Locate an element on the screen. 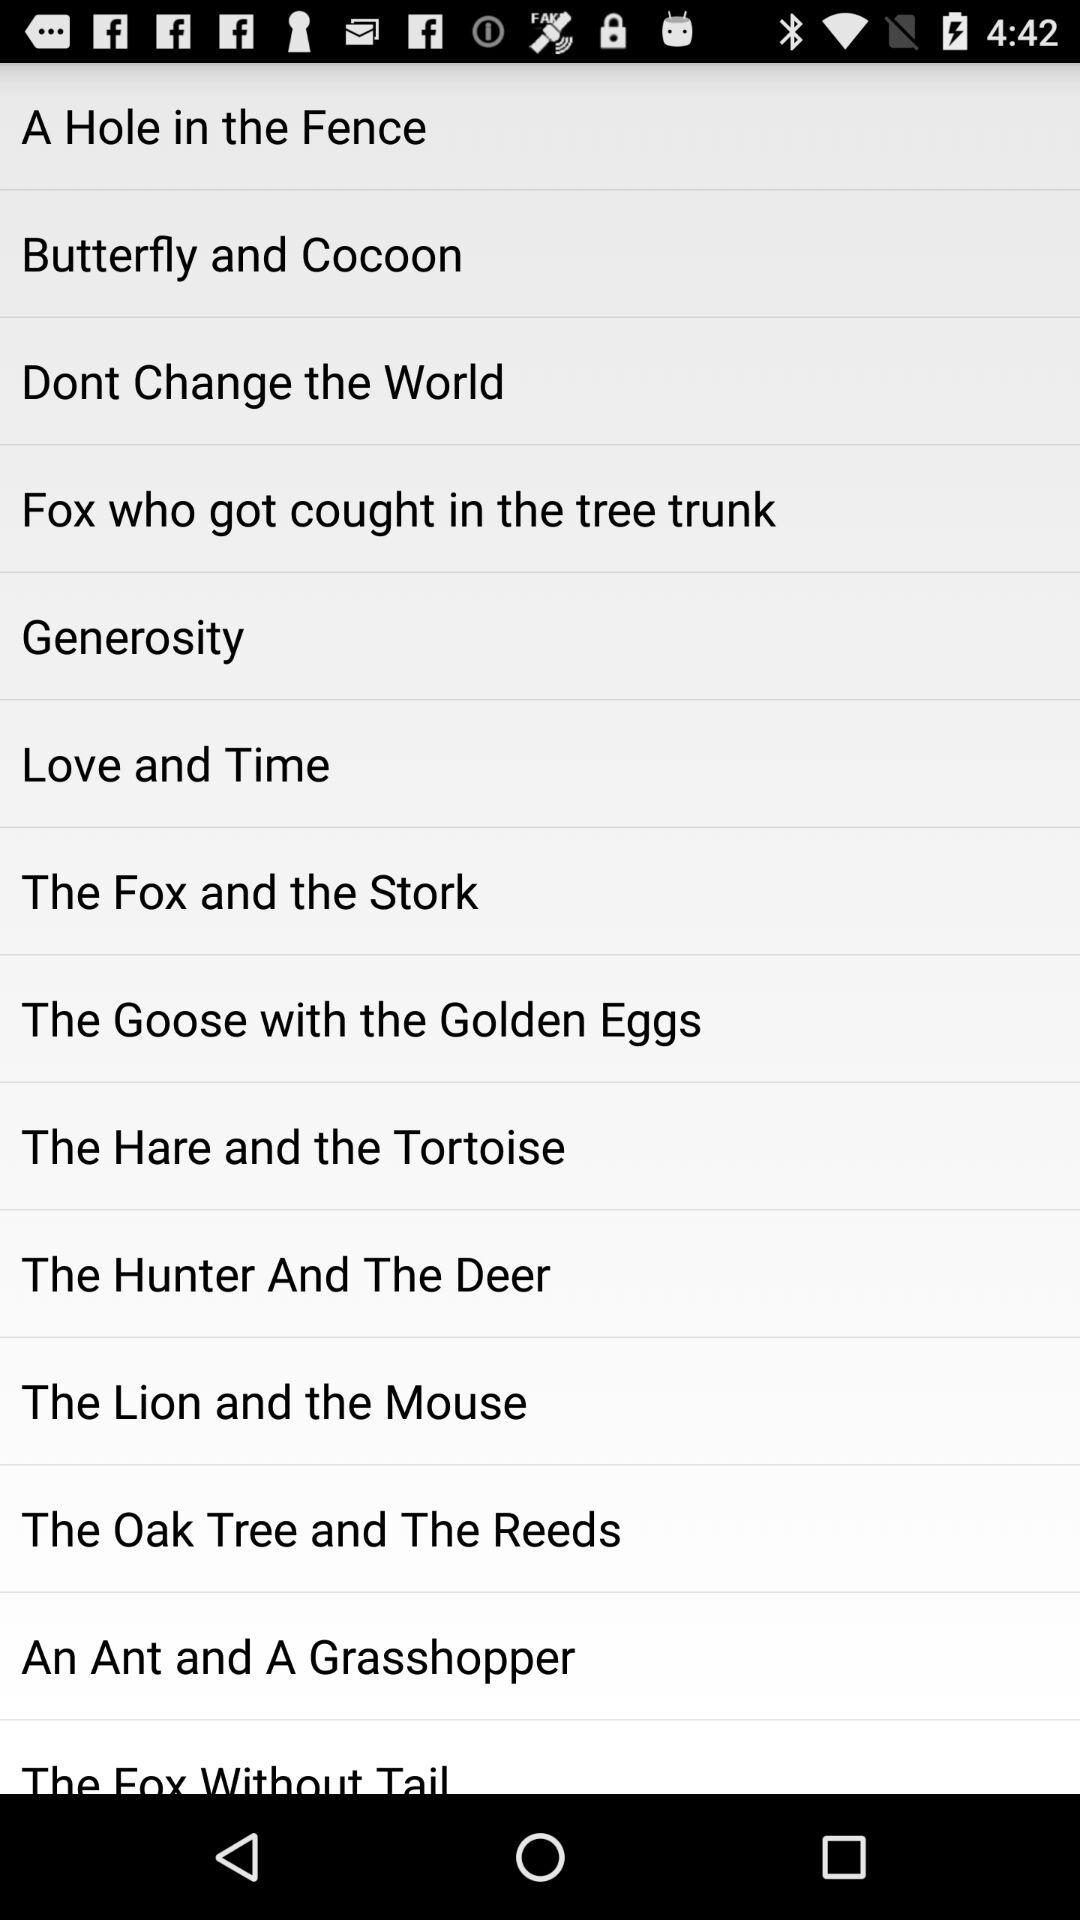  the item above the fox without item is located at coordinates (540, 1656).